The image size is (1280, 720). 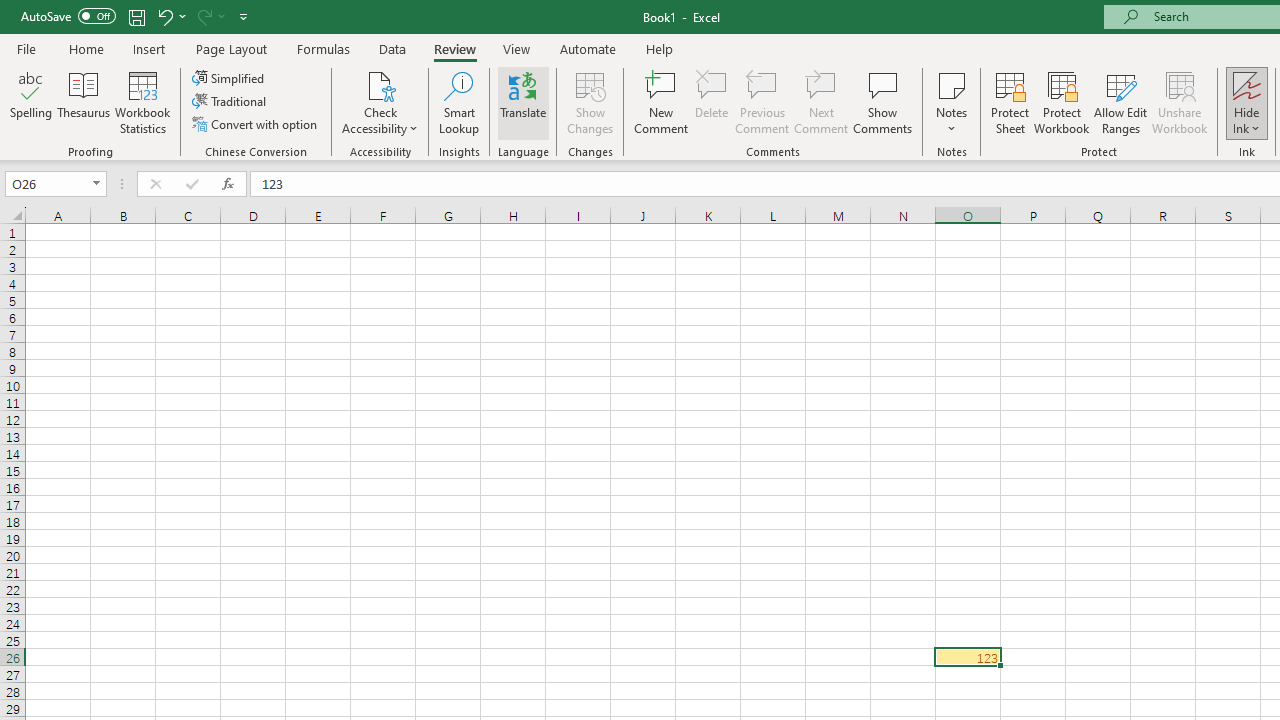 I want to click on 'Allow Edit Ranges', so click(x=1120, y=103).